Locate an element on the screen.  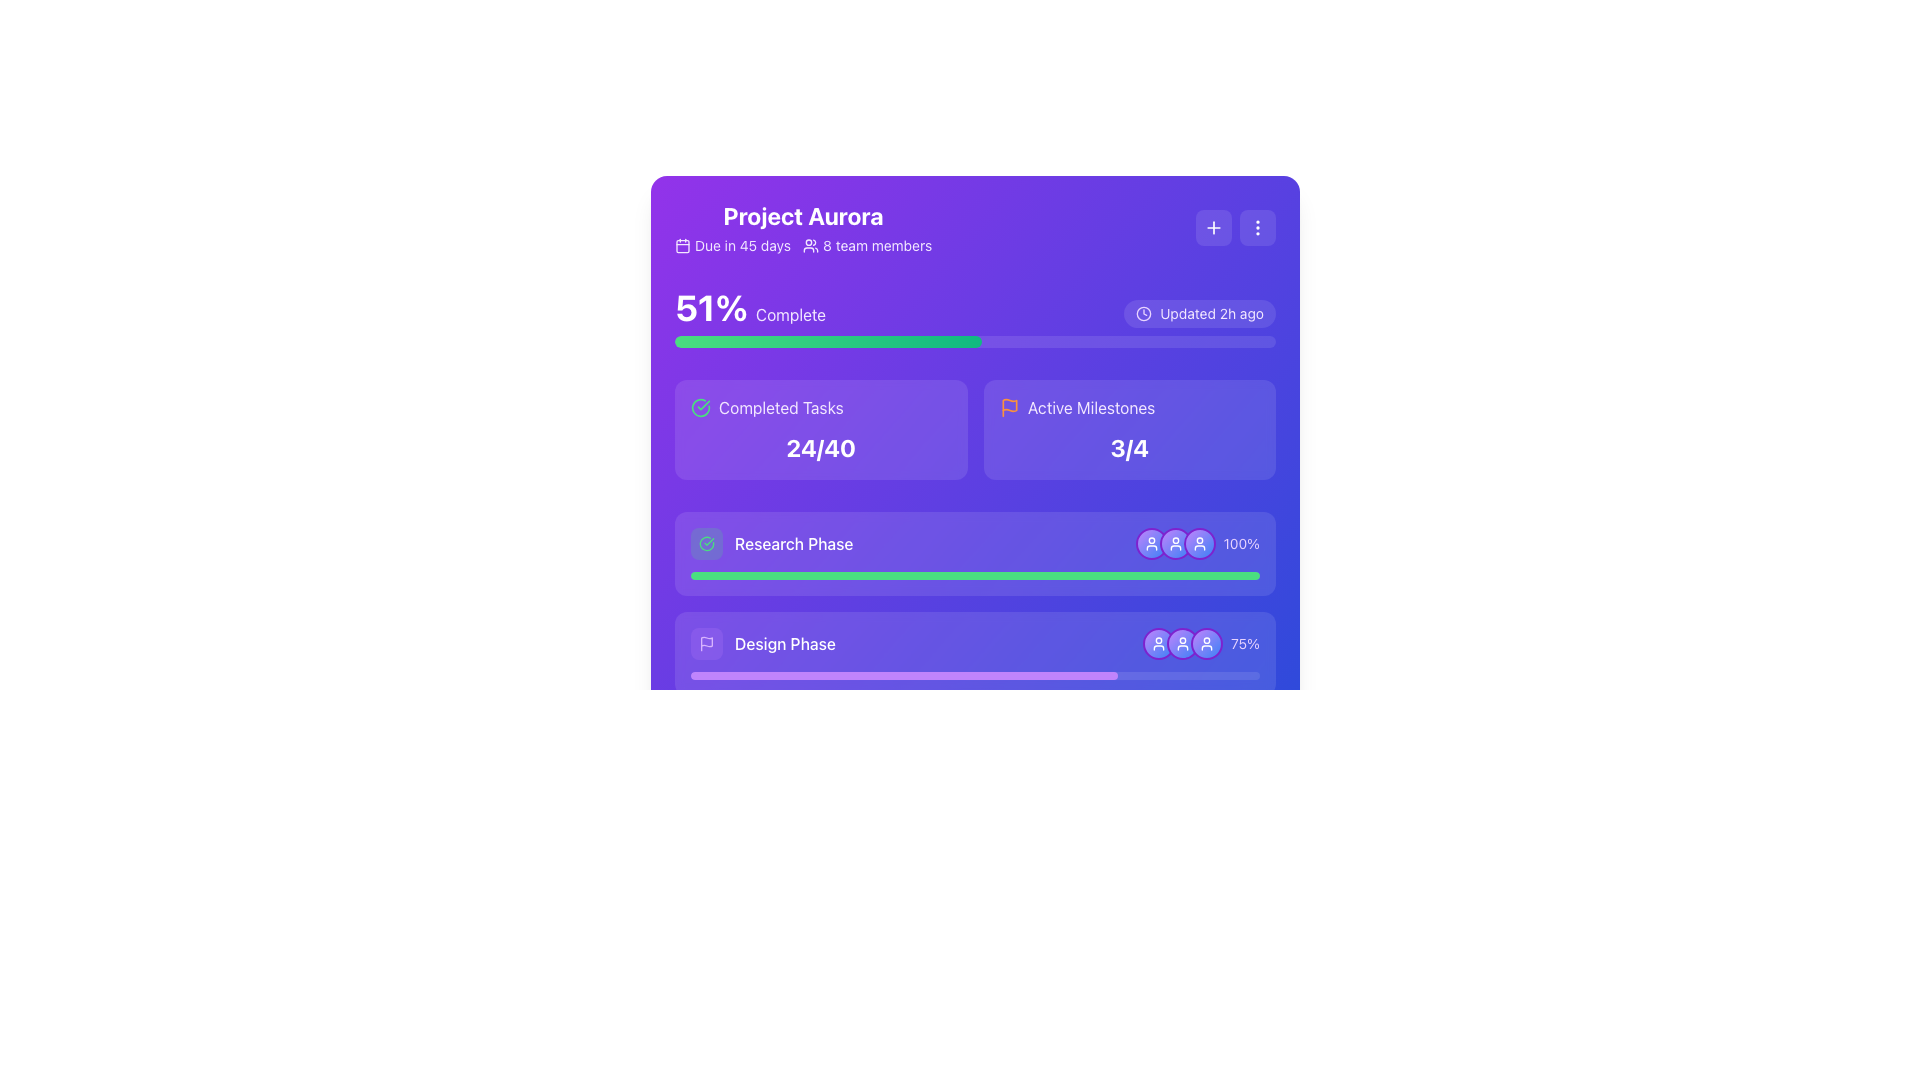
the progress bar segment that visually represents the task completion at 51%, located below the '51% Complete' text is located at coordinates (828, 341).